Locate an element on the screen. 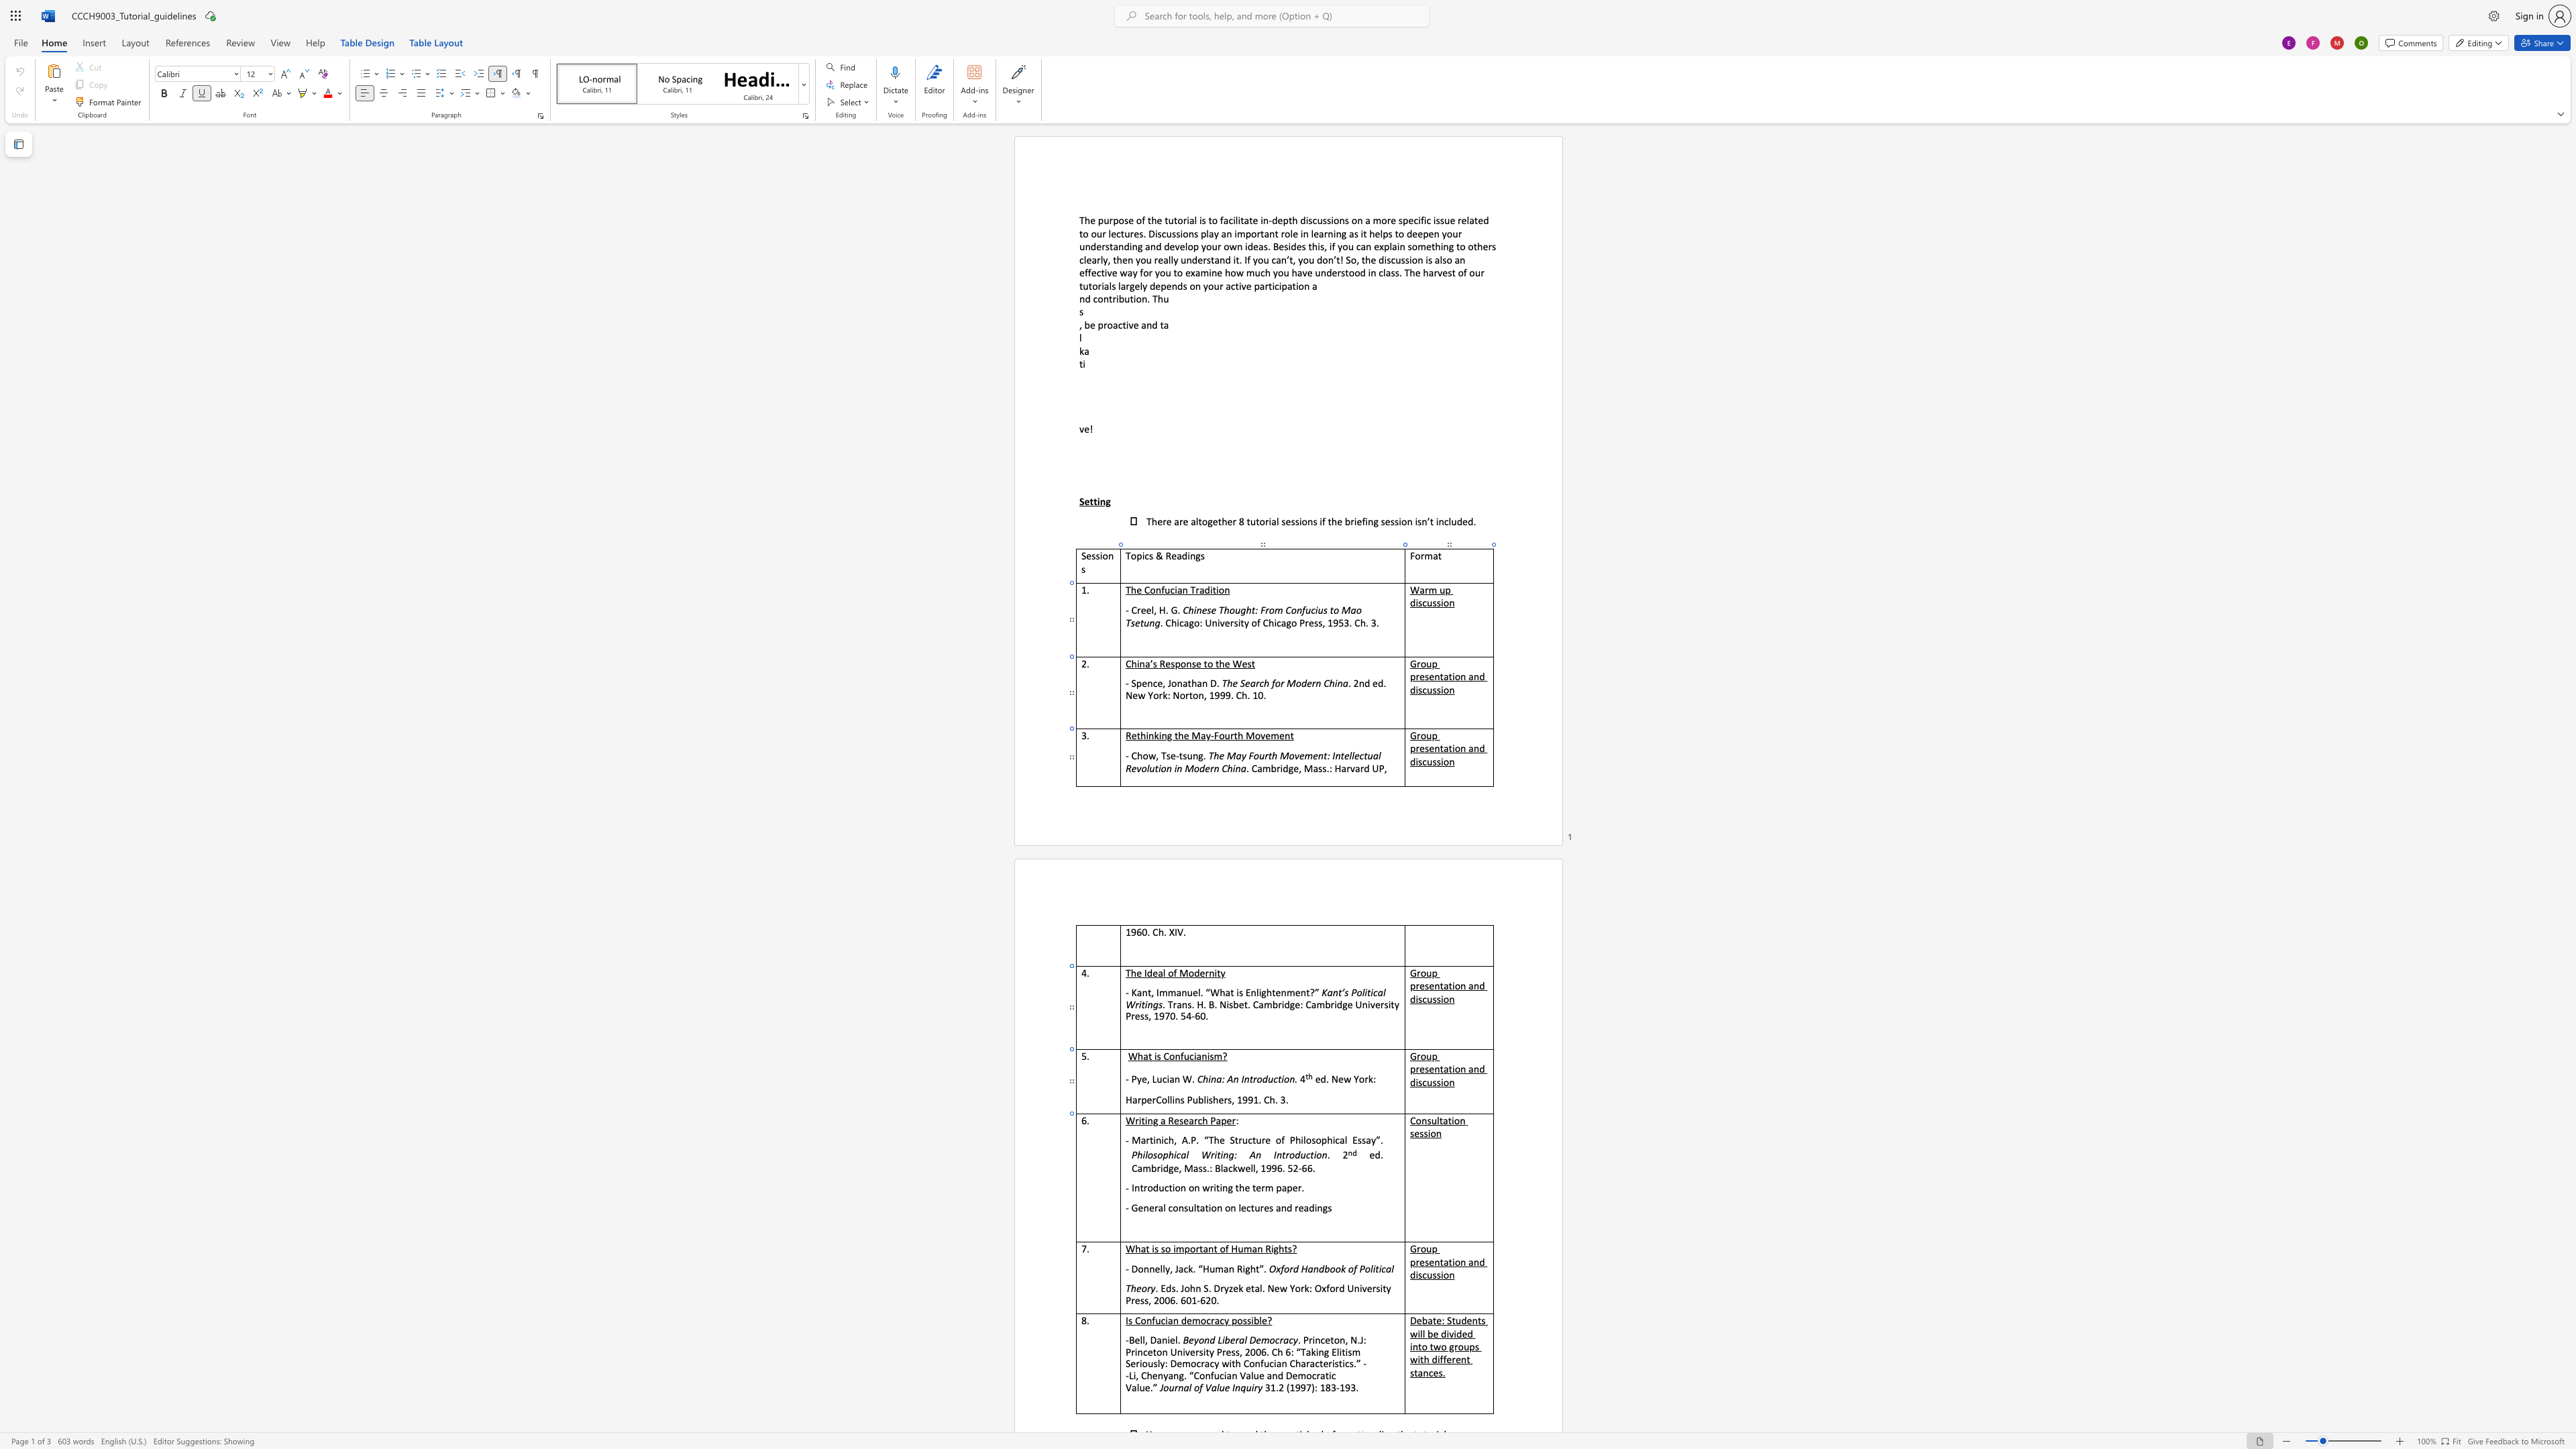  the space between the continuous character "e" and "," in the text is located at coordinates (1145, 1079).